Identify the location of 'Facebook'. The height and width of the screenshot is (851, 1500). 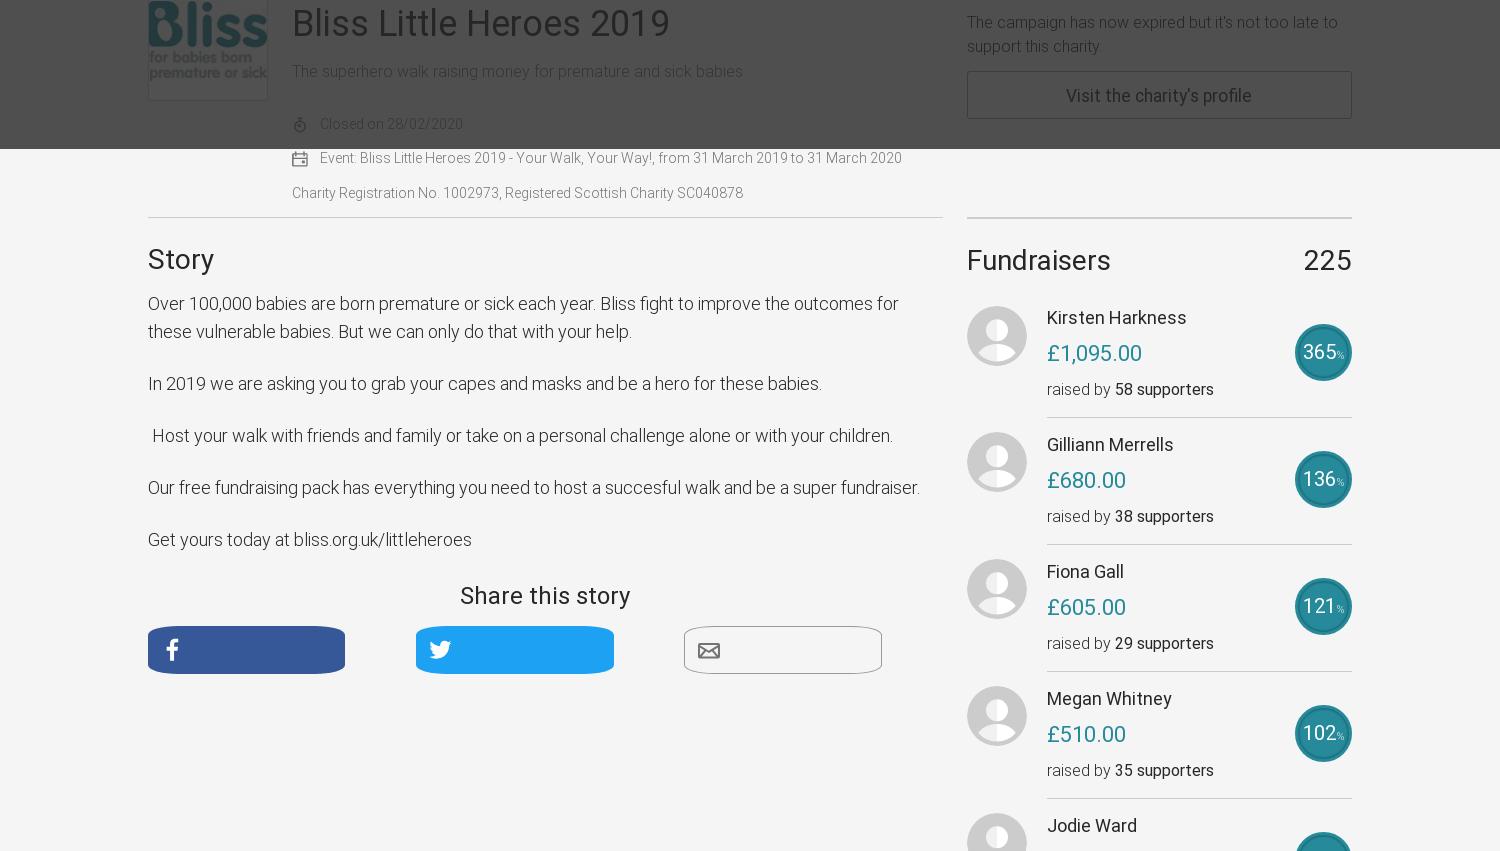
(277, 648).